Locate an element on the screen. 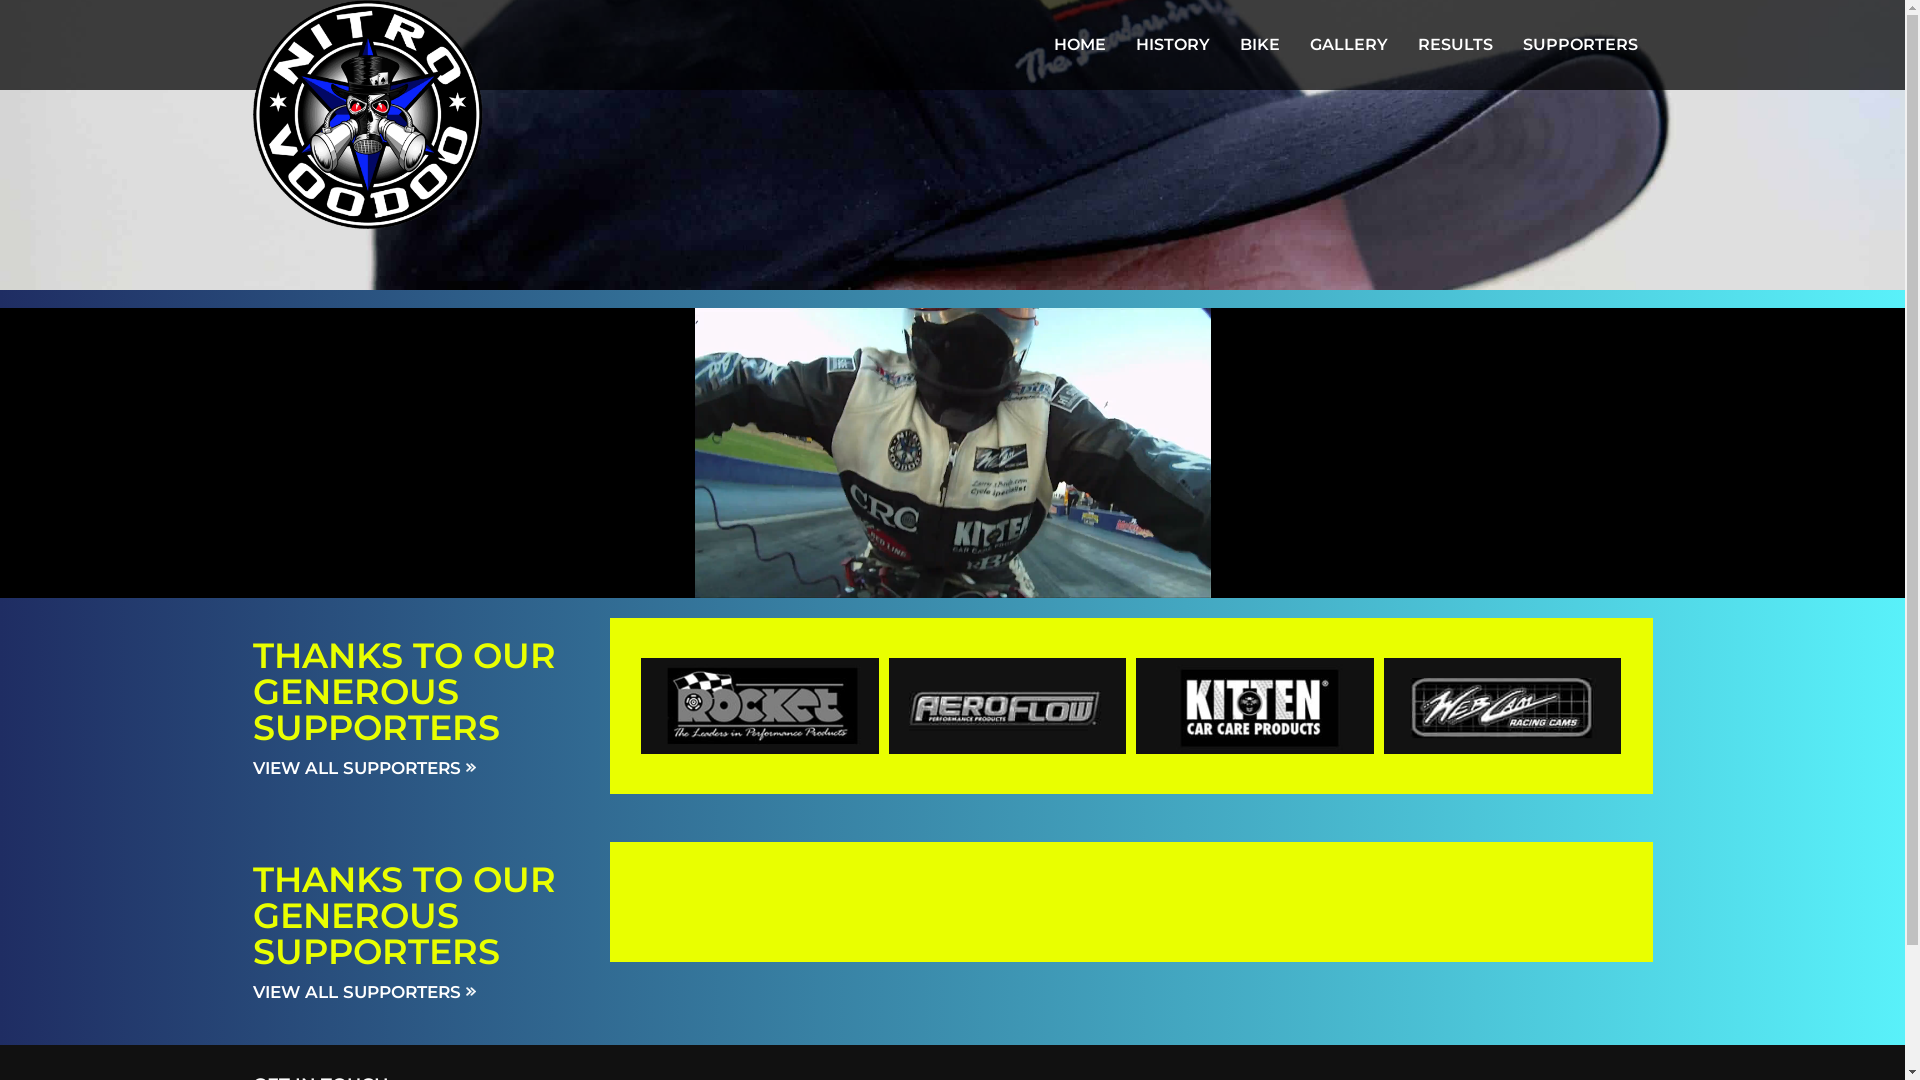  'HISTORY' is located at coordinates (1171, 45).